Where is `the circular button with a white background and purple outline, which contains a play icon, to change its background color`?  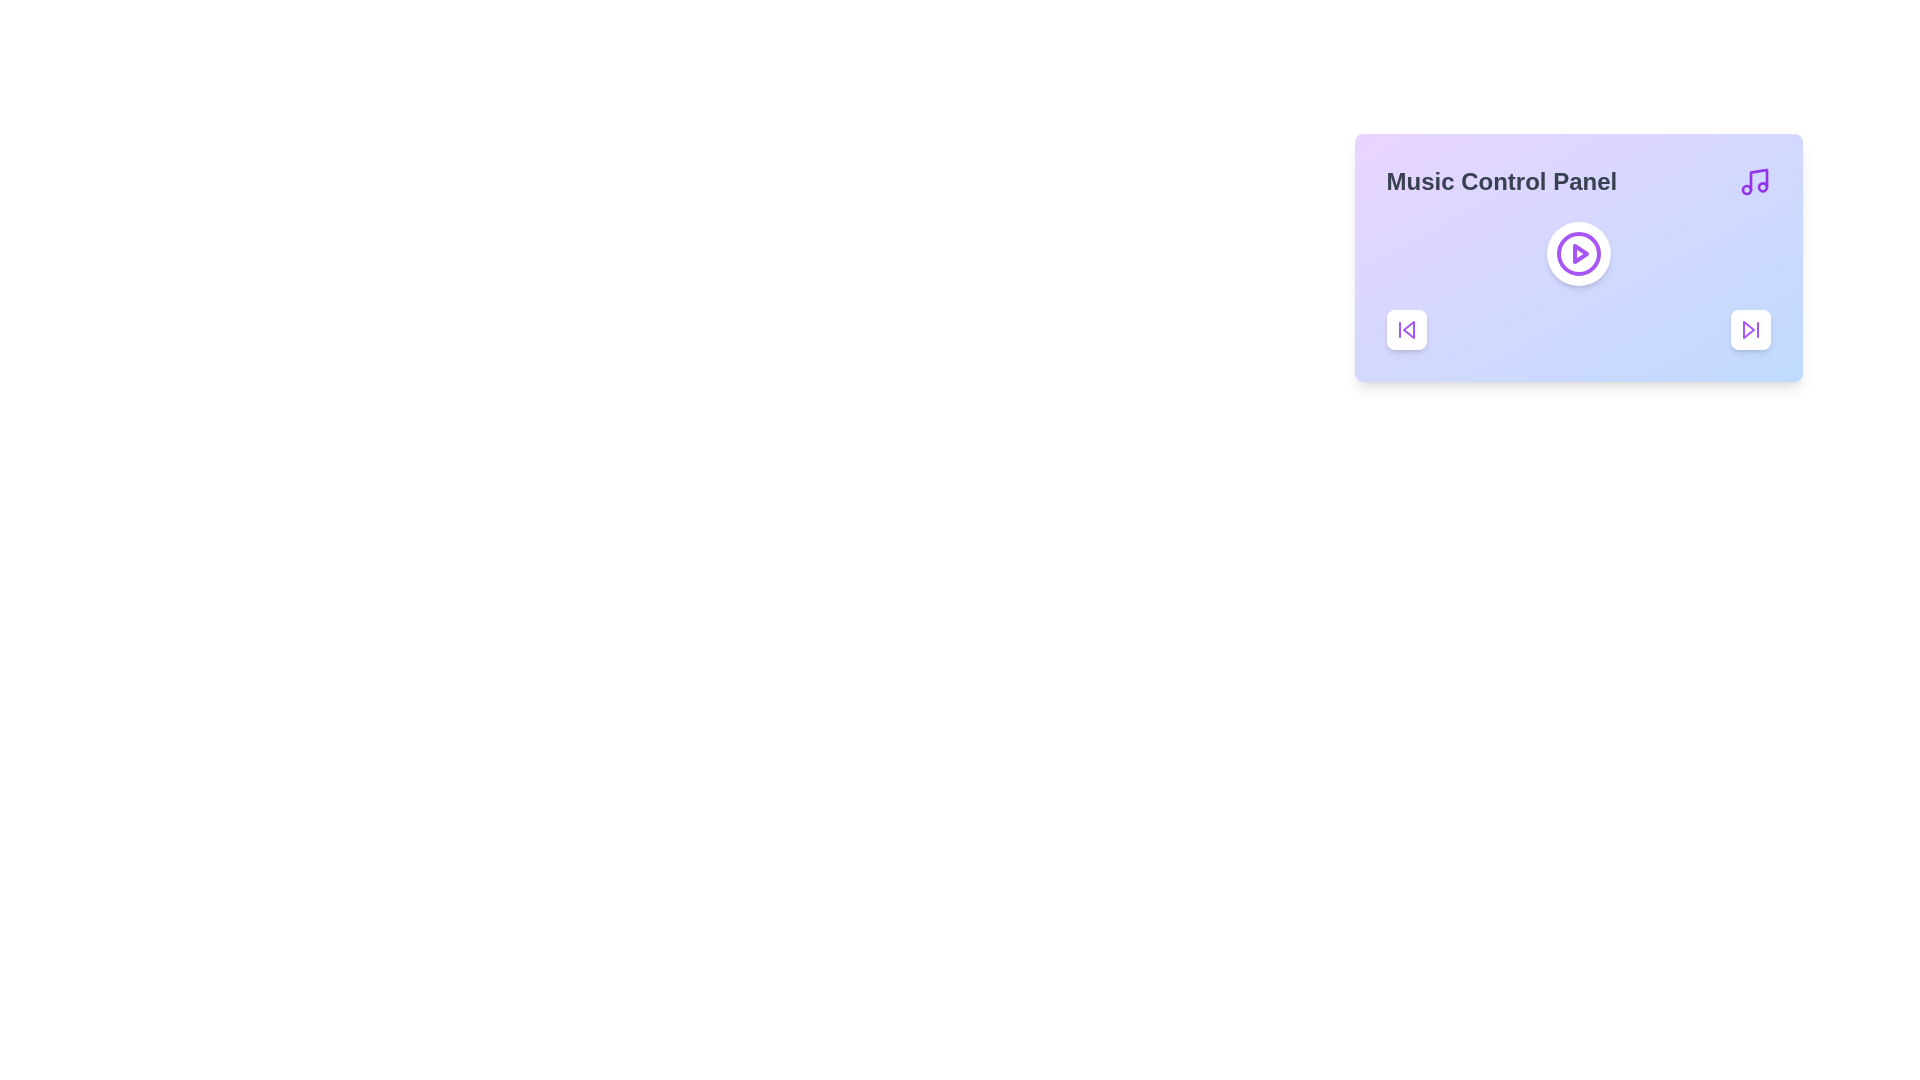
the circular button with a white background and purple outline, which contains a play icon, to change its background color is located at coordinates (1577, 253).